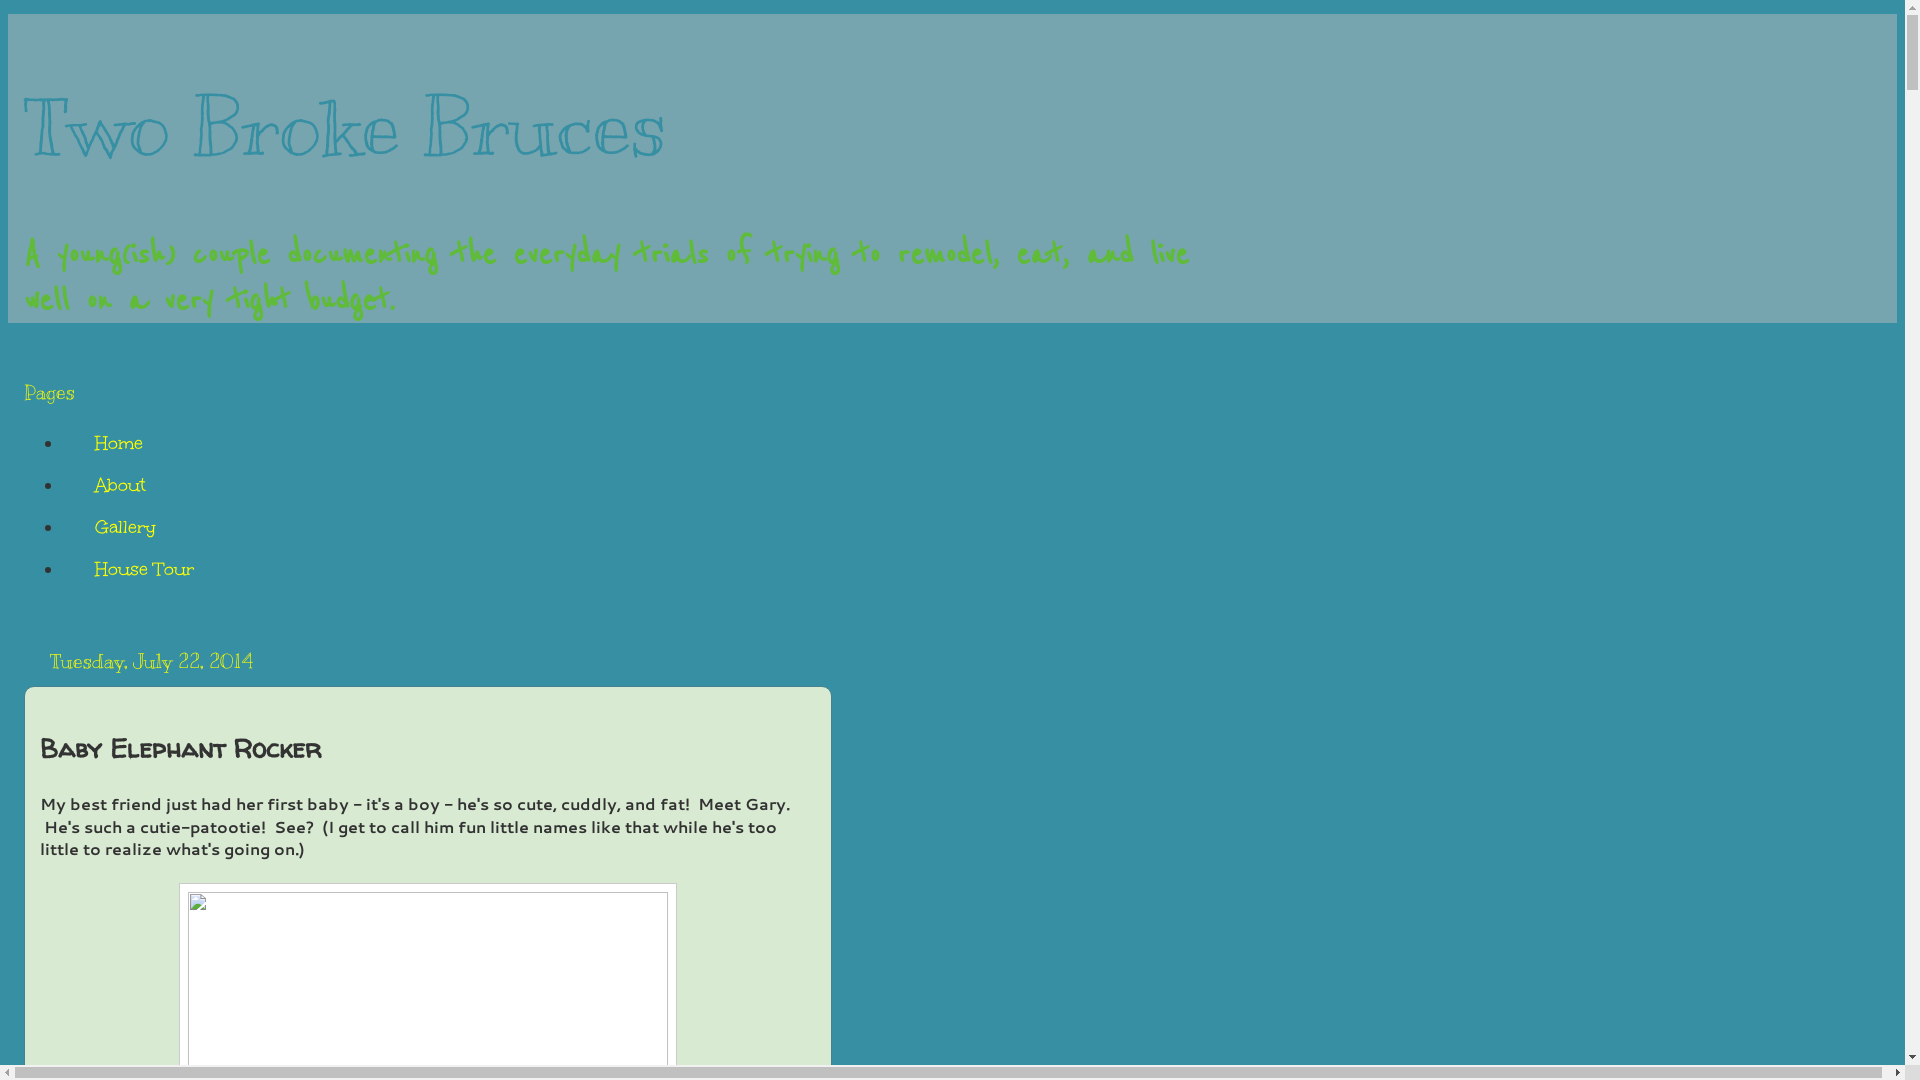  Describe the element at coordinates (63, 569) in the screenshot. I see `'House Tour'` at that location.